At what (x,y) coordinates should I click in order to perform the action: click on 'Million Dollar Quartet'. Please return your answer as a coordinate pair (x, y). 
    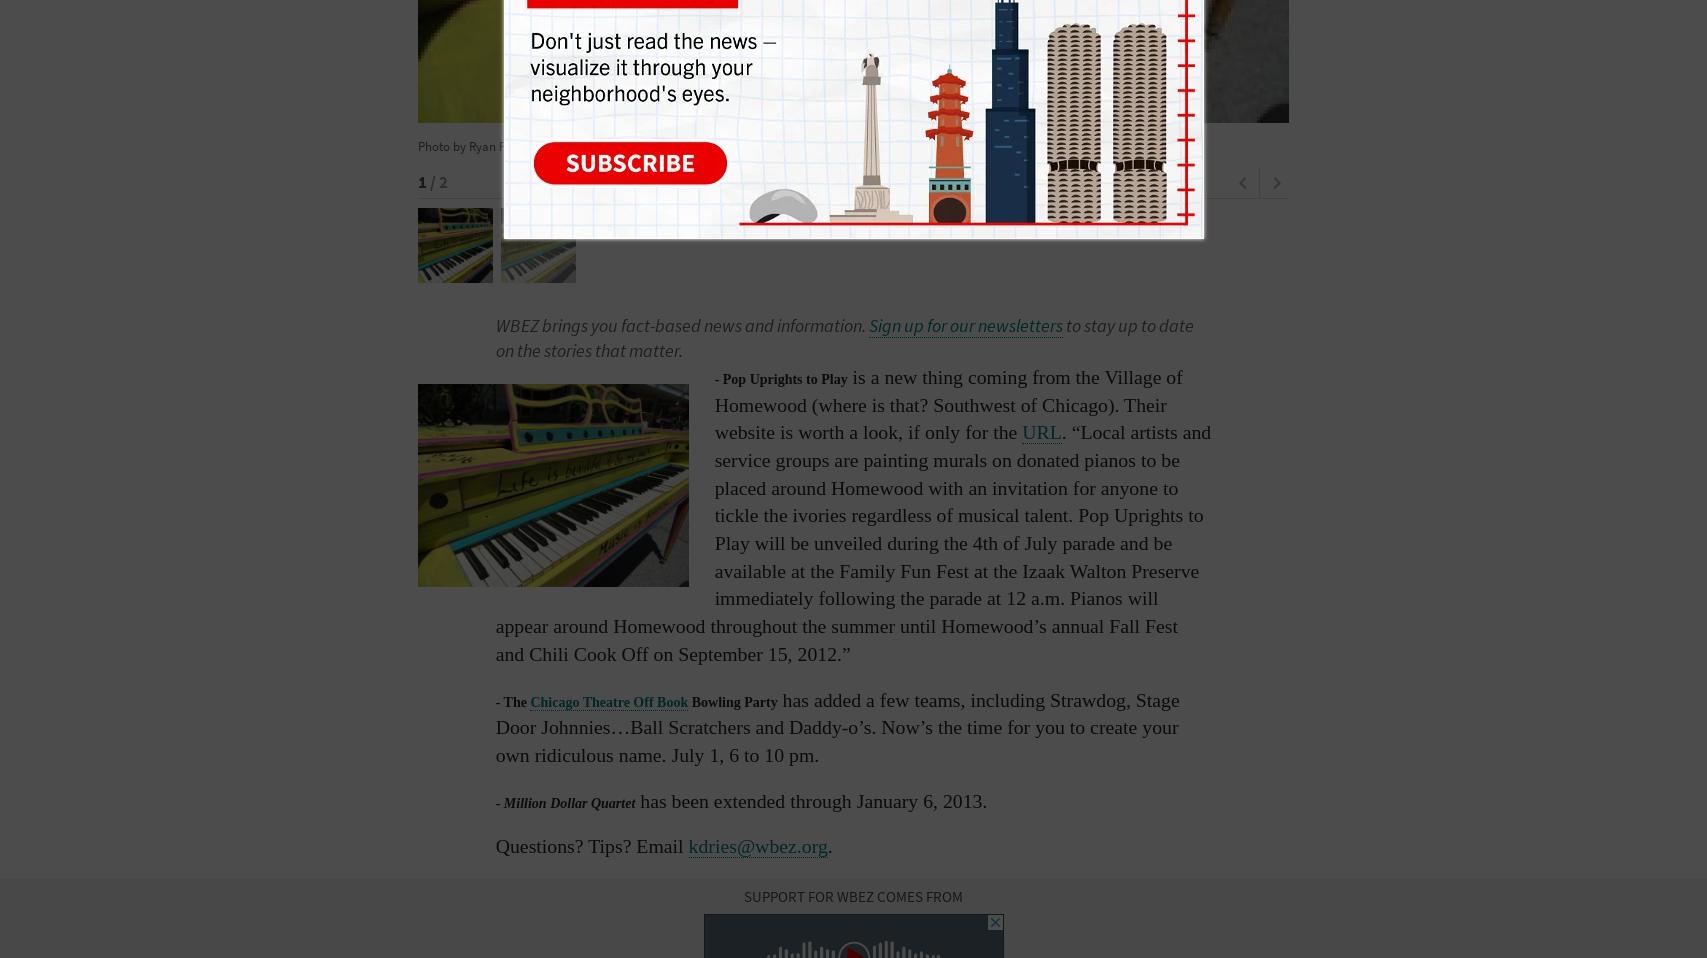
    Looking at the image, I should click on (568, 801).